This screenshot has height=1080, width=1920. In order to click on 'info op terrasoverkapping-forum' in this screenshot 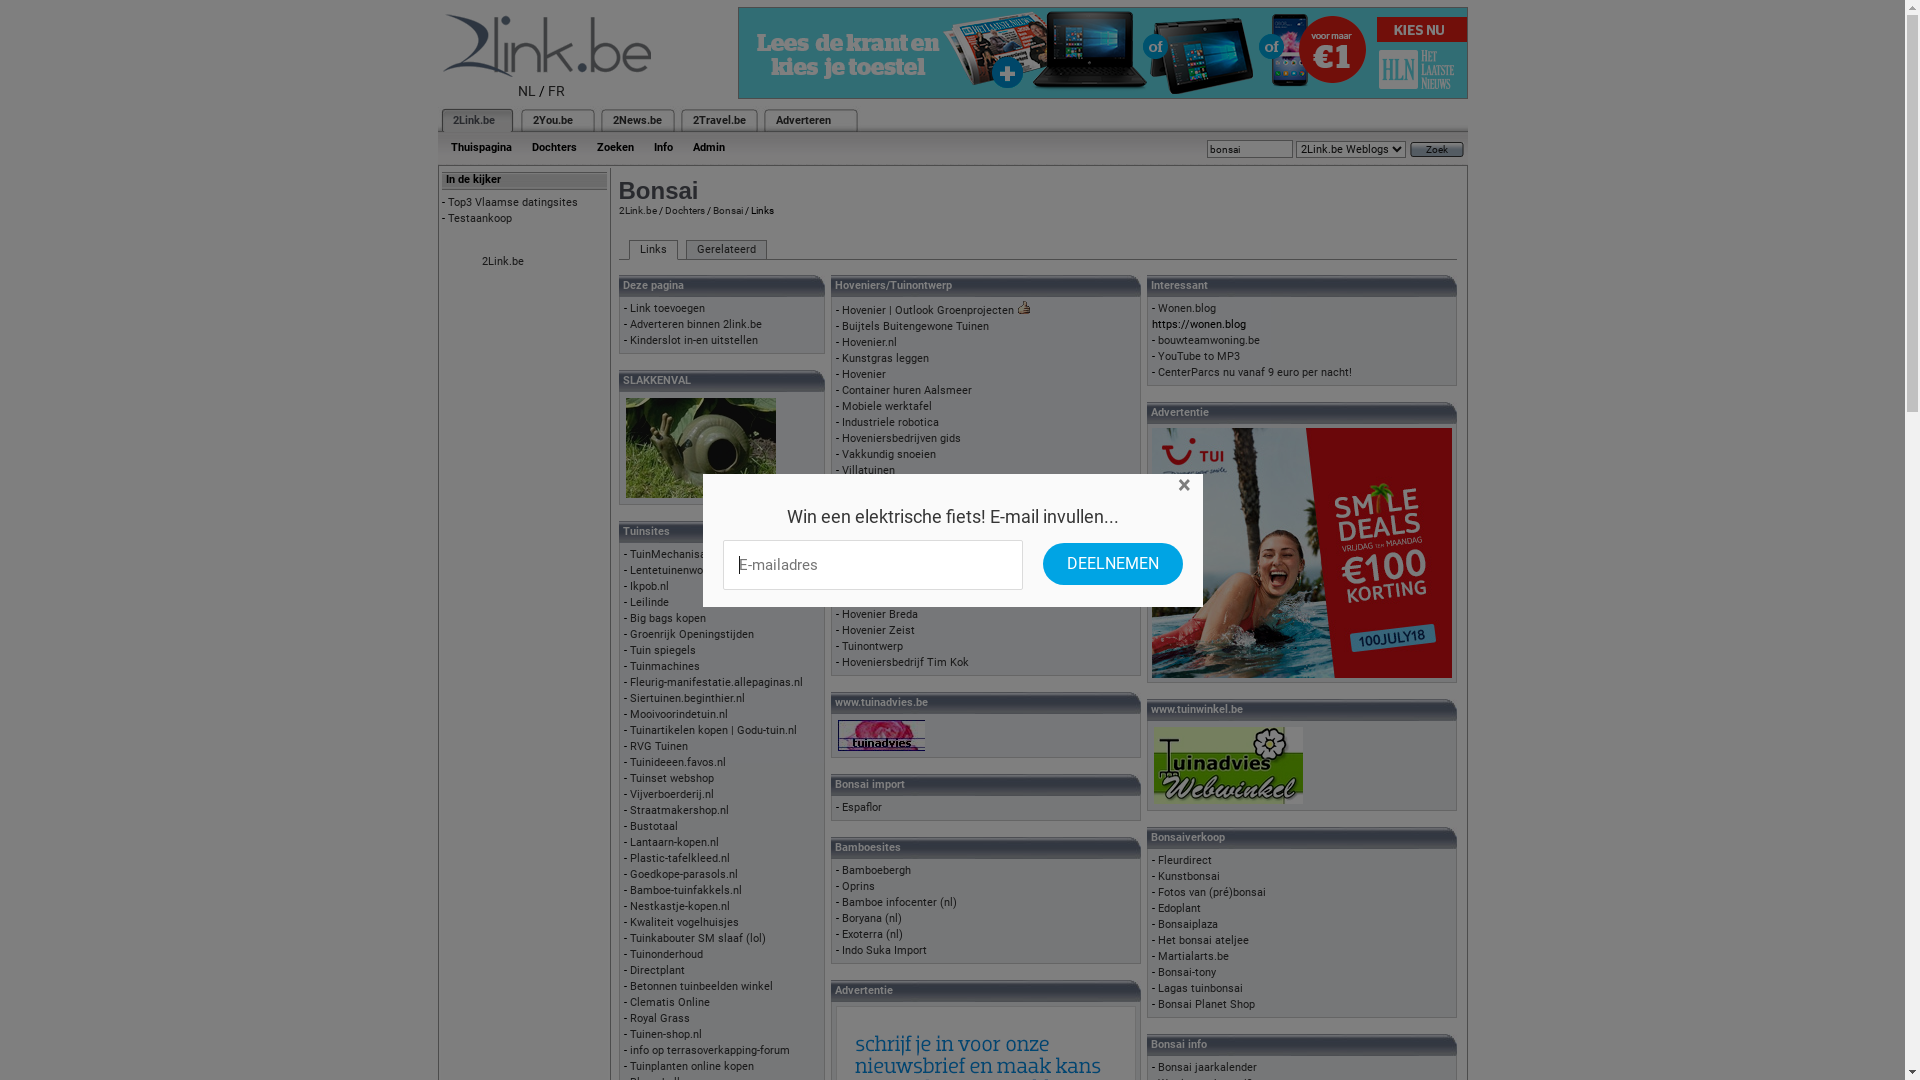, I will do `click(710, 1049)`.